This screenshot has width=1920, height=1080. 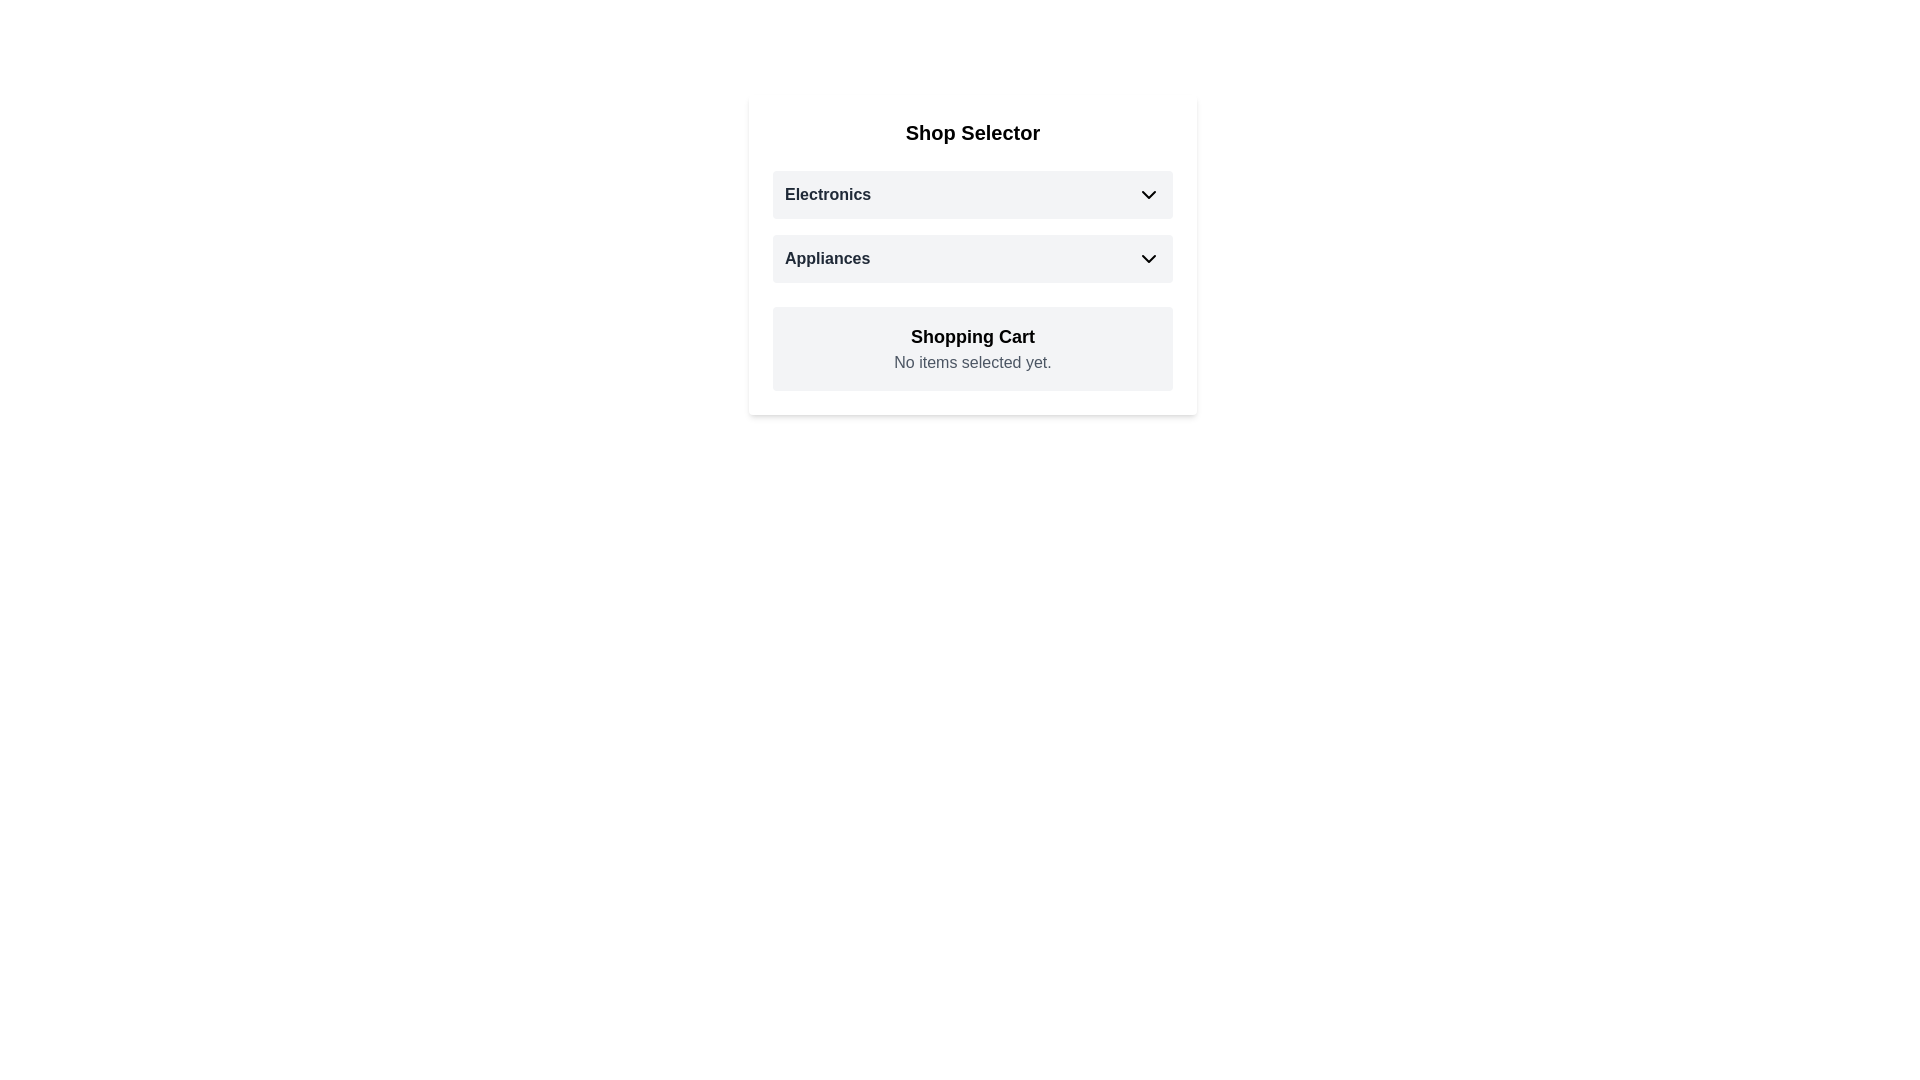 What do you see at coordinates (973, 335) in the screenshot?
I see `the header text label for the shopping cart section, which is centrally located above the sibling text 'No items selected yet.'` at bounding box center [973, 335].